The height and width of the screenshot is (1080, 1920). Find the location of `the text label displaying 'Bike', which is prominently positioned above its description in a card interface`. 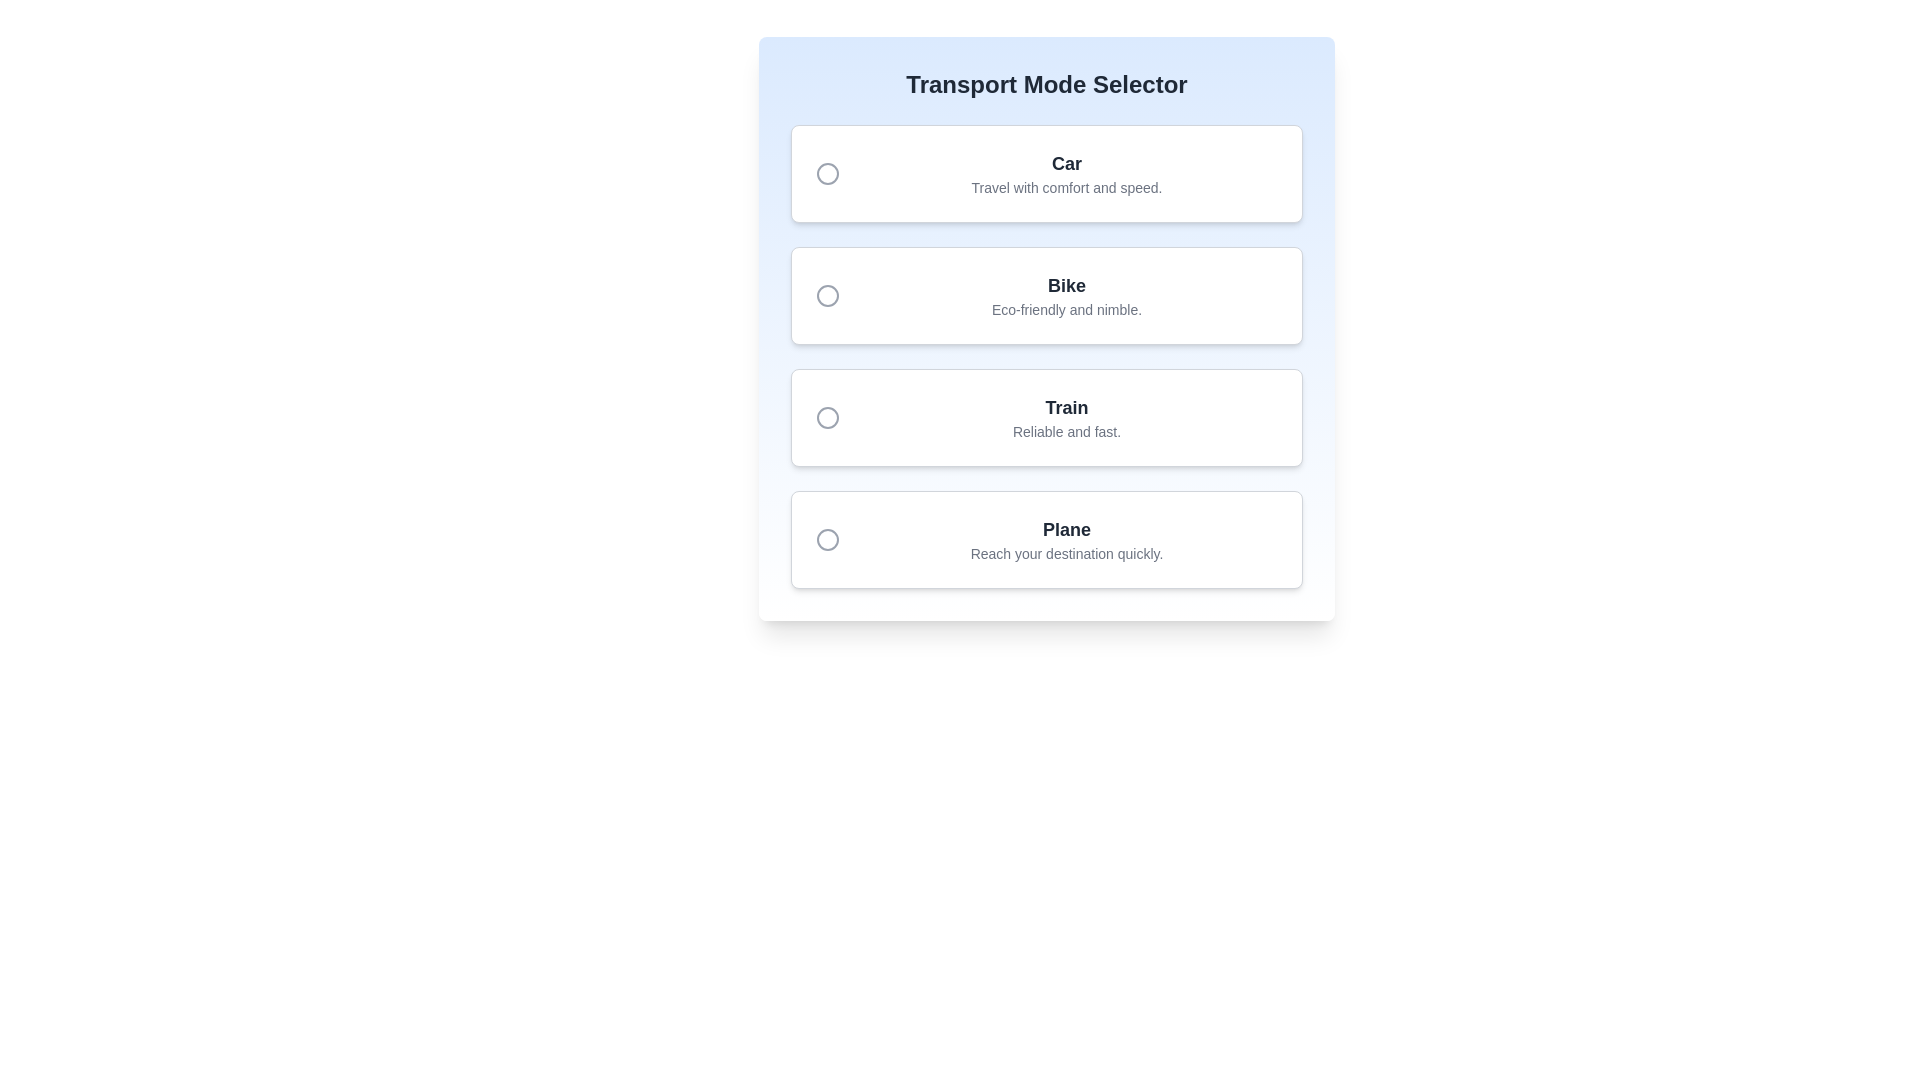

the text label displaying 'Bike', which is prominently positioned above its description in a card interface is located at coordinates (1065, 285).